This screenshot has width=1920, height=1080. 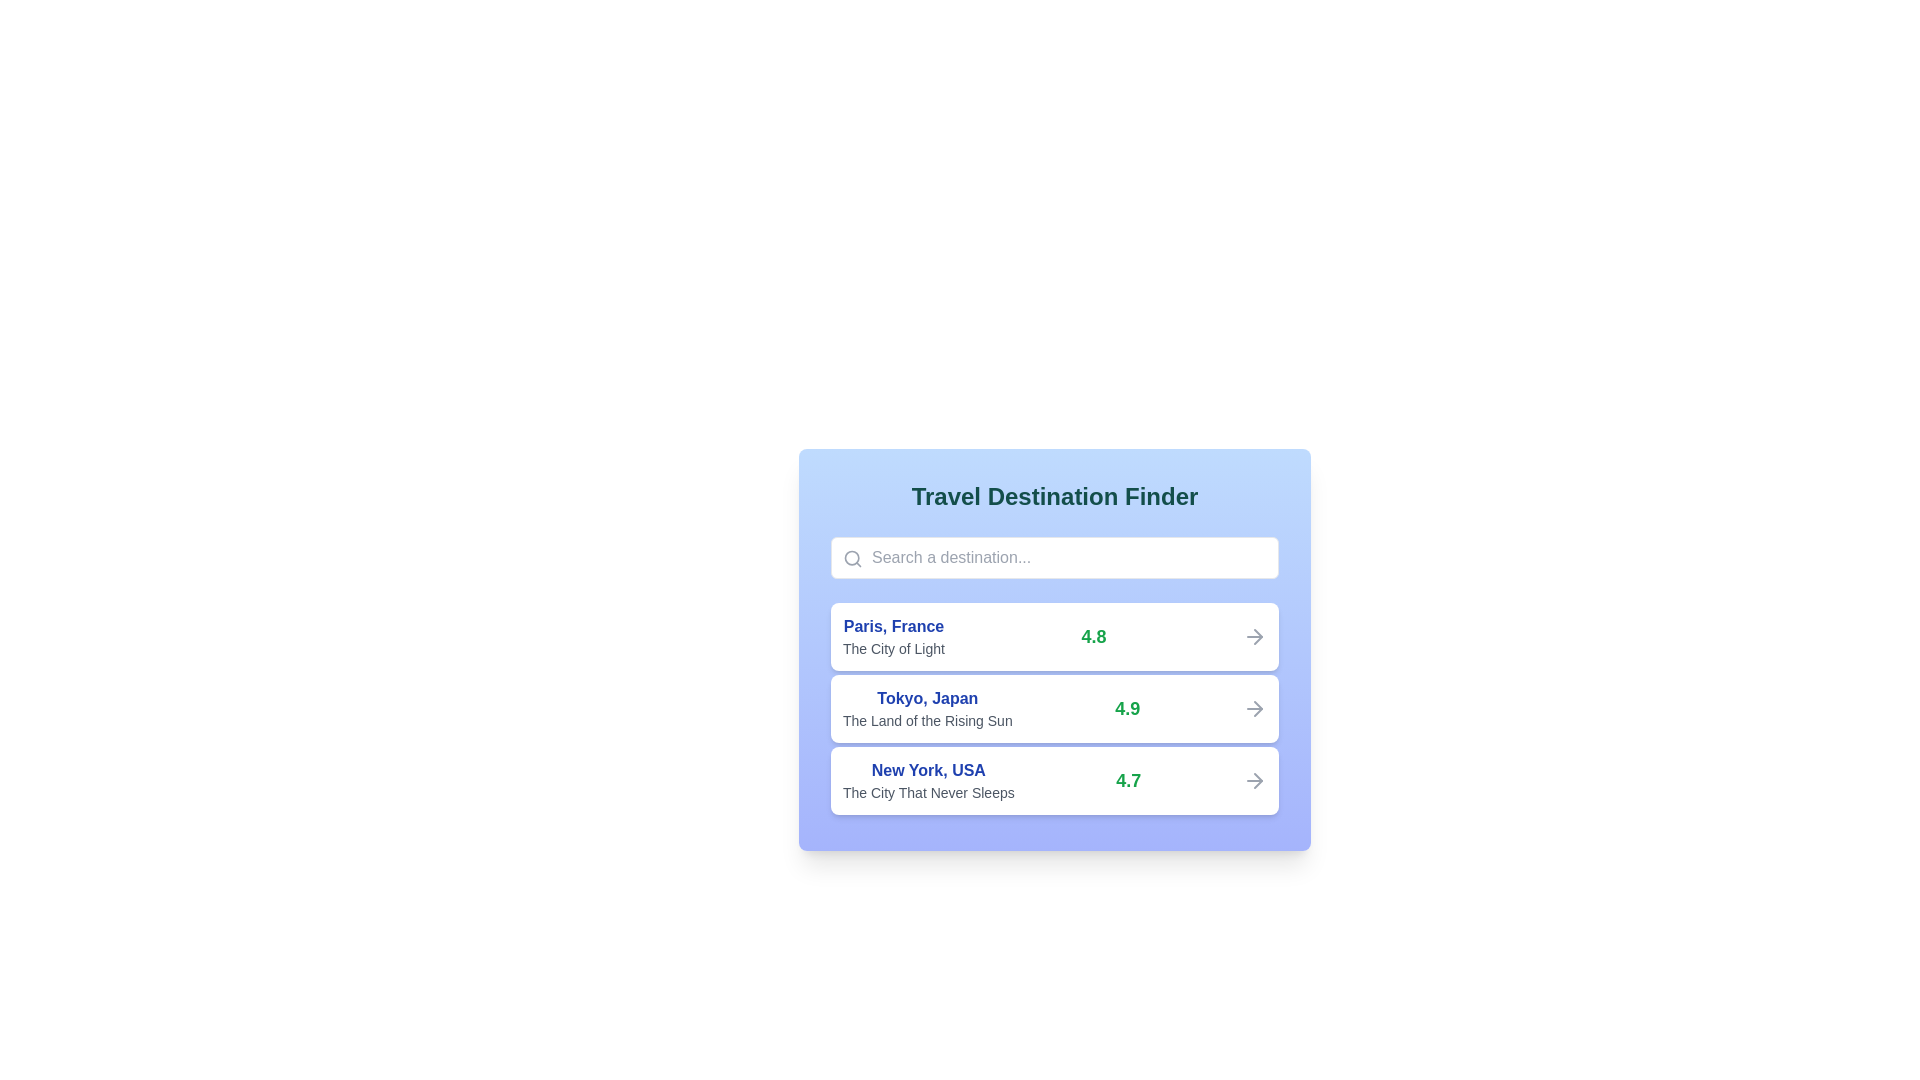 I want to click on the text label displaying 'Paris, France', which is styled in a bold, dark blue font and positioned above the subtitle 'The City of Light', so click(x=892, y=626).